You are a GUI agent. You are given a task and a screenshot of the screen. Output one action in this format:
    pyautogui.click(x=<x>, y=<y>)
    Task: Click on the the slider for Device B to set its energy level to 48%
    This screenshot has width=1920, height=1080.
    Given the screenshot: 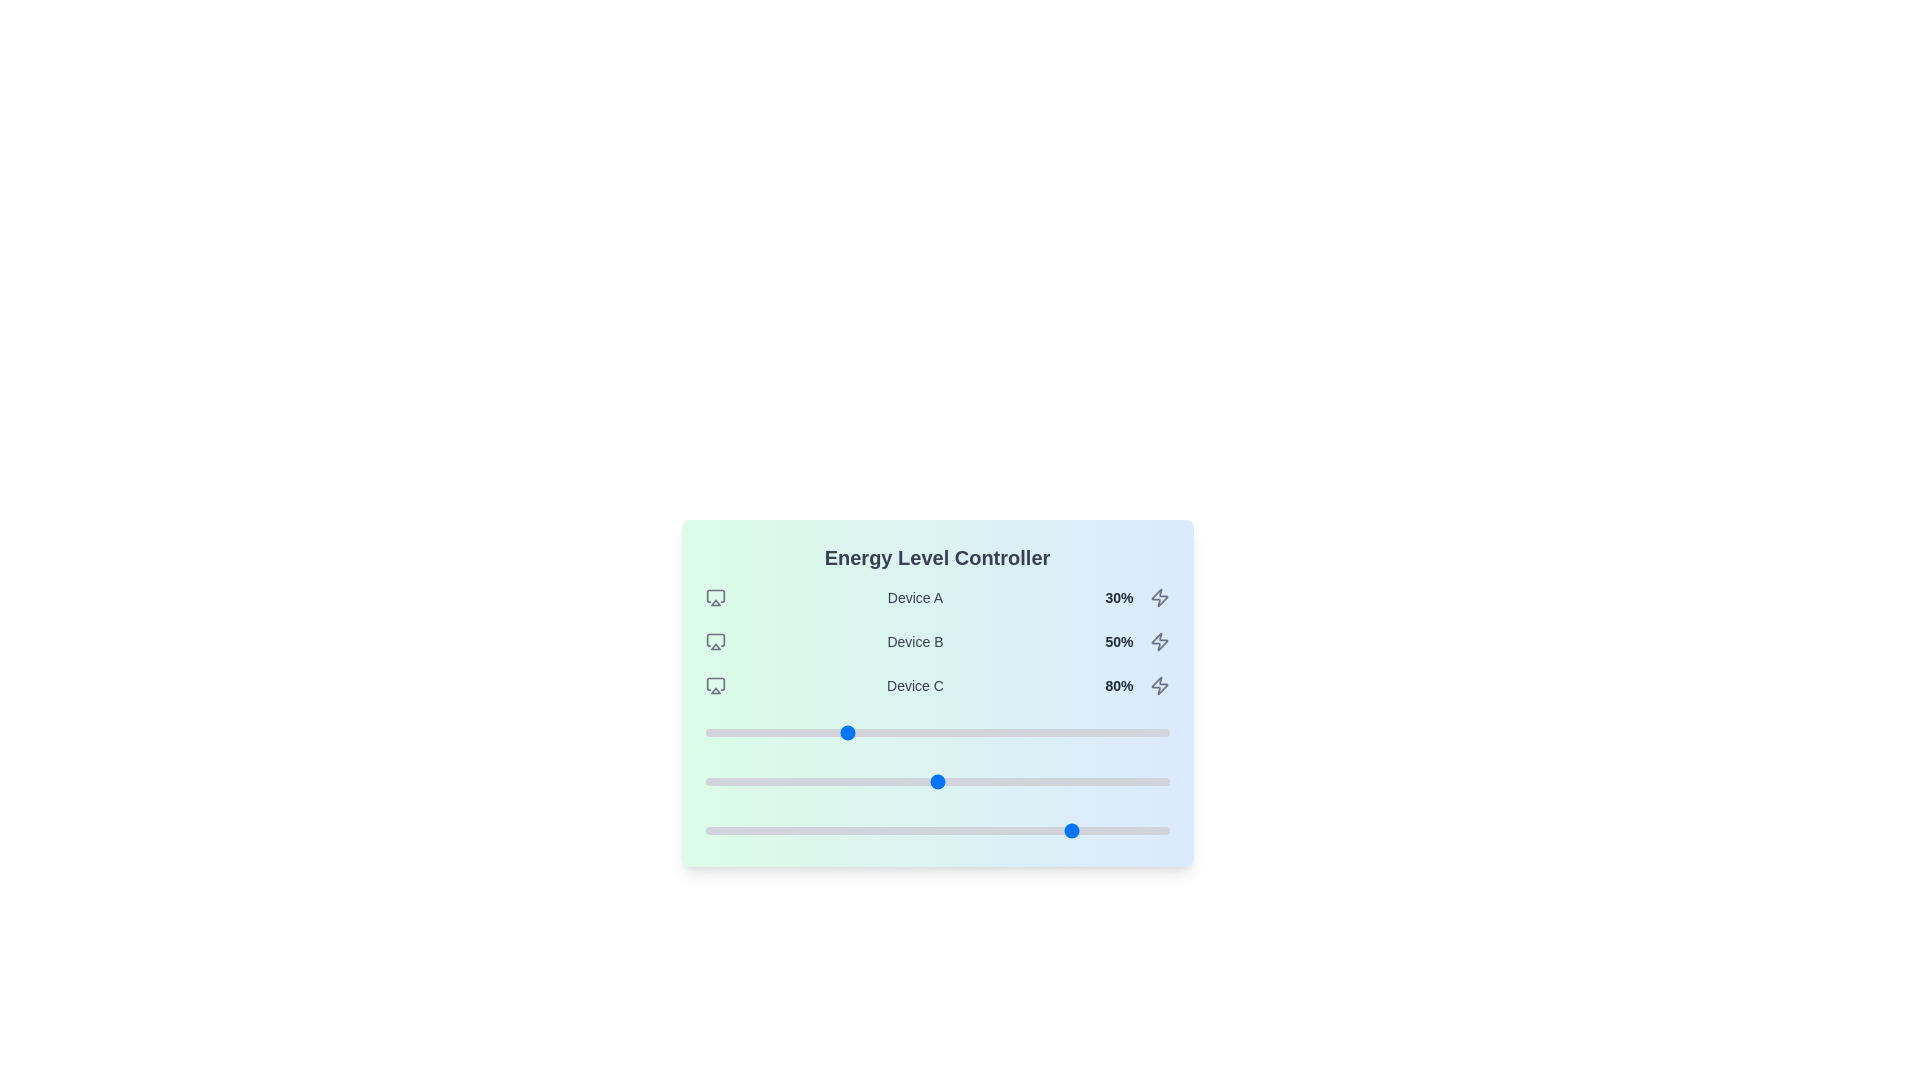 What is the action you would take?
    pyautogui.click(x=927, y=781)
    